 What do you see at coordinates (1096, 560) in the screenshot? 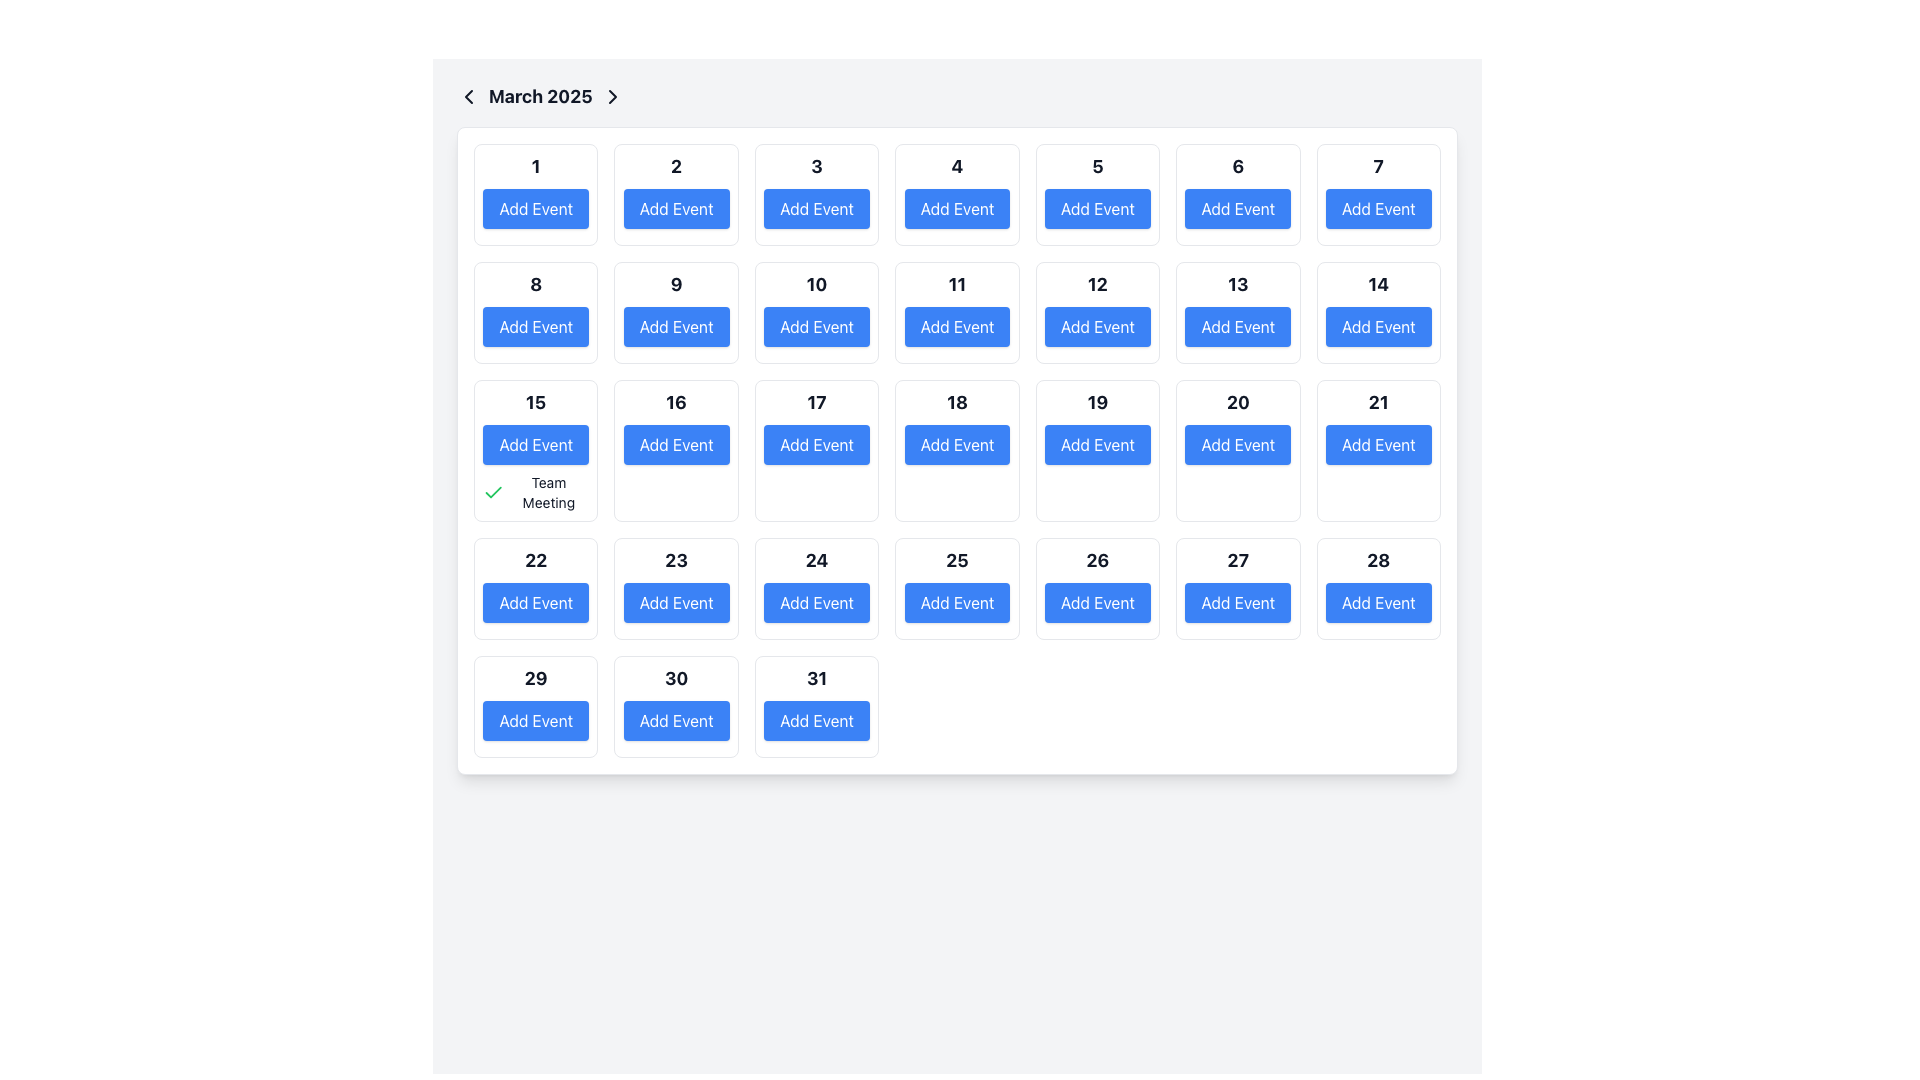
I see `the static text label displaying the date '26' in the calendar view of March 2025, located in the fourth row and fifth column of the grid` at bounding box center [1096, 560].